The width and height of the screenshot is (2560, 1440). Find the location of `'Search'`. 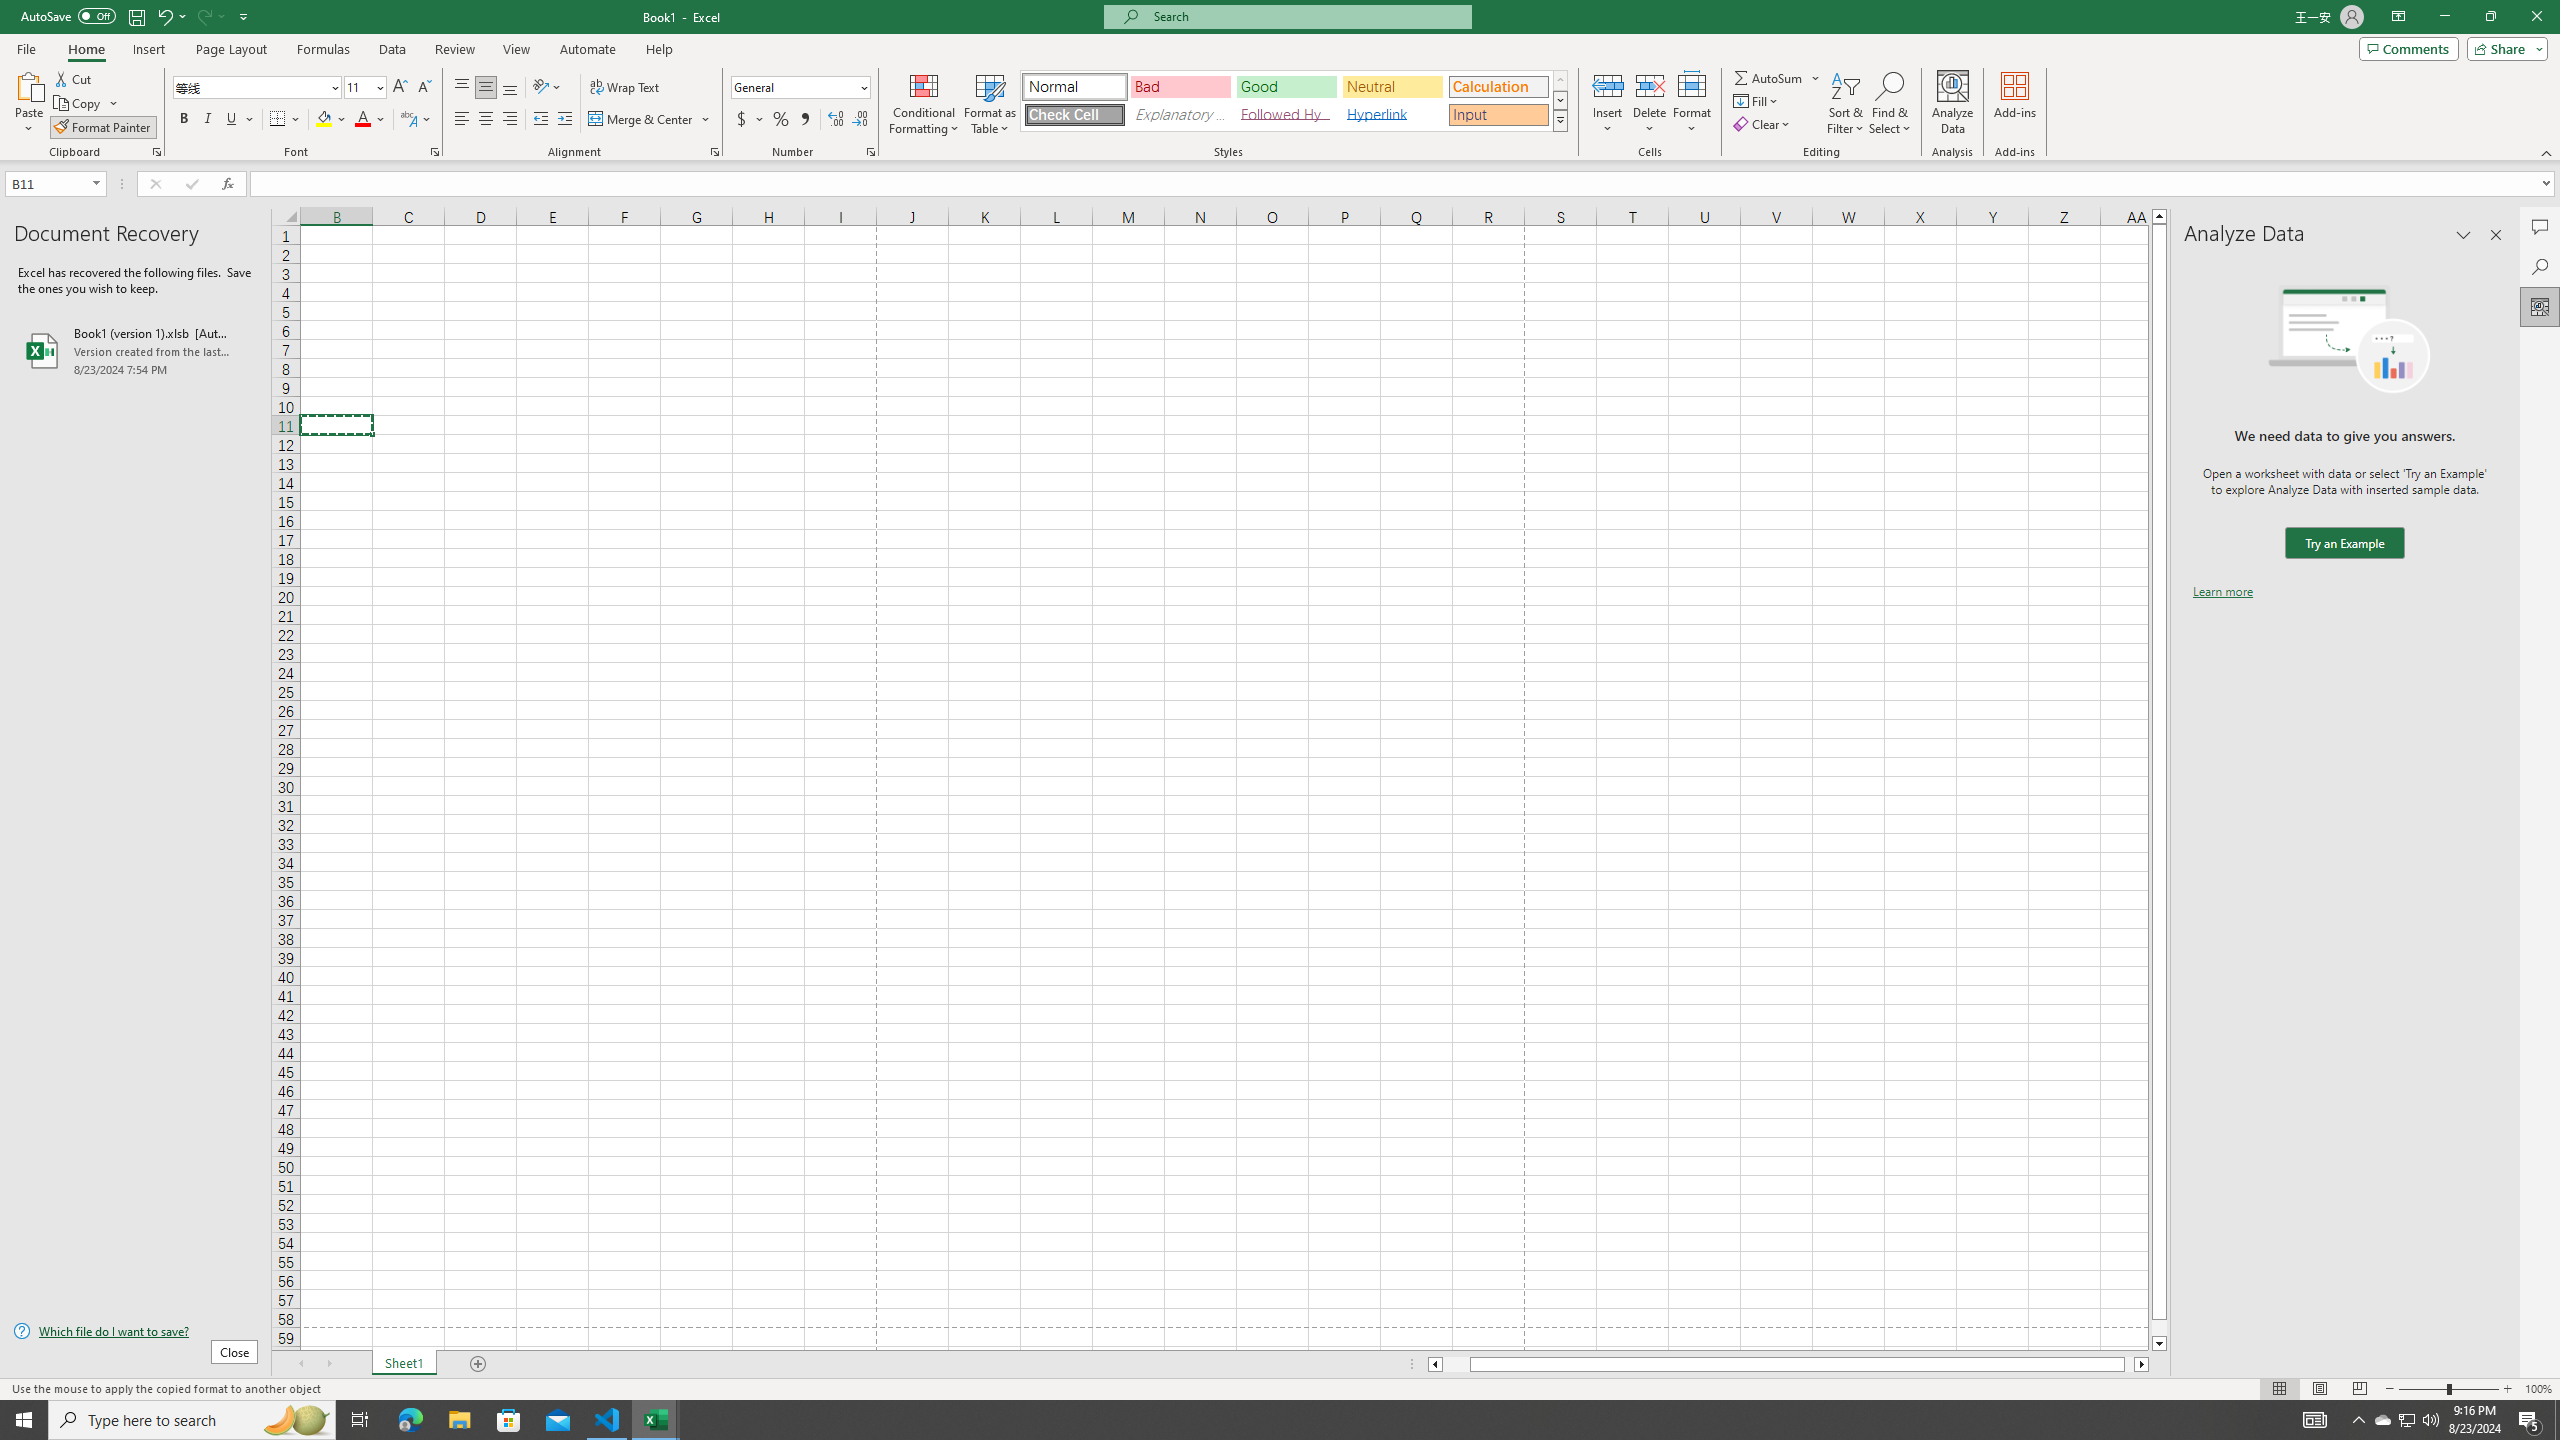

'Search' is located at coordinates (2539, 267).